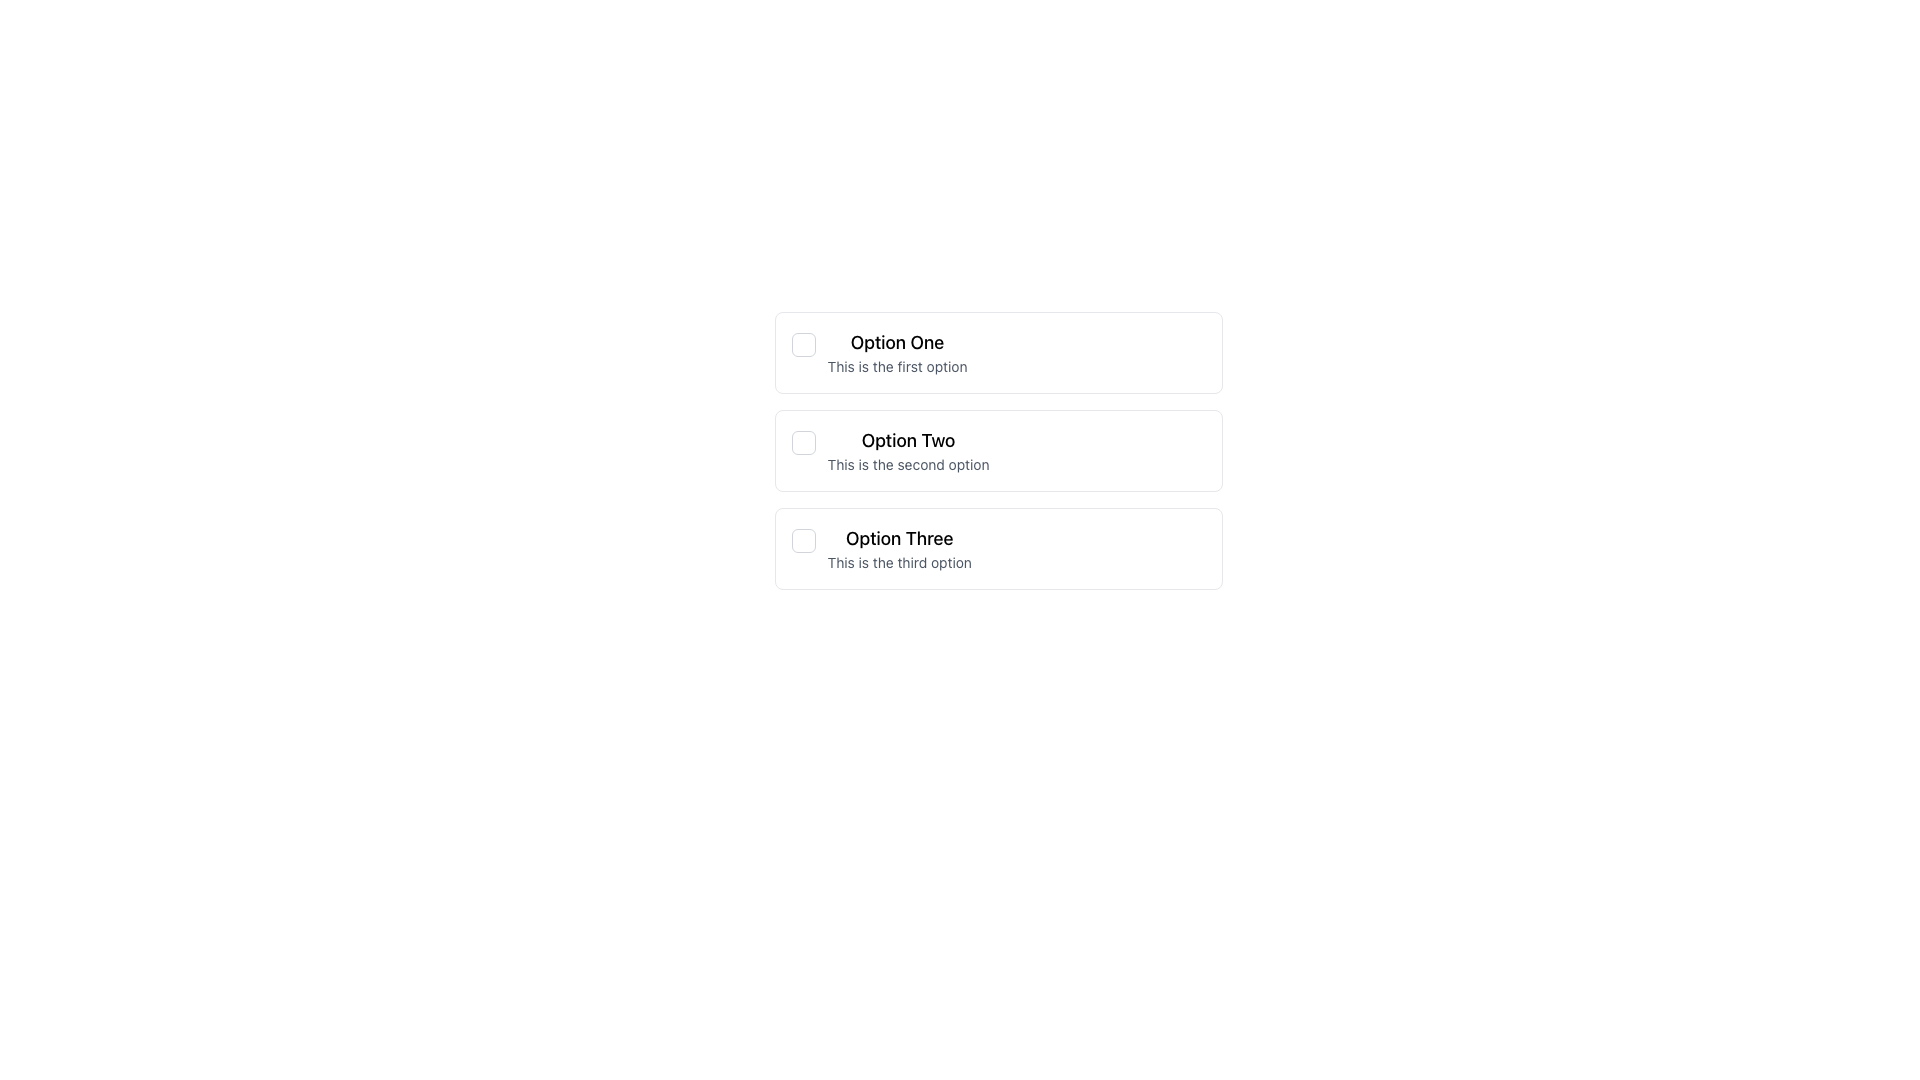 The image size is (1920, 1080). What do you see at coordinates (907, 465) in the screenshot?
I see `the static text label that provides additional clarification for 'Option Two', located beneath the 'Option Two' text` at bounding box center [907, 465].